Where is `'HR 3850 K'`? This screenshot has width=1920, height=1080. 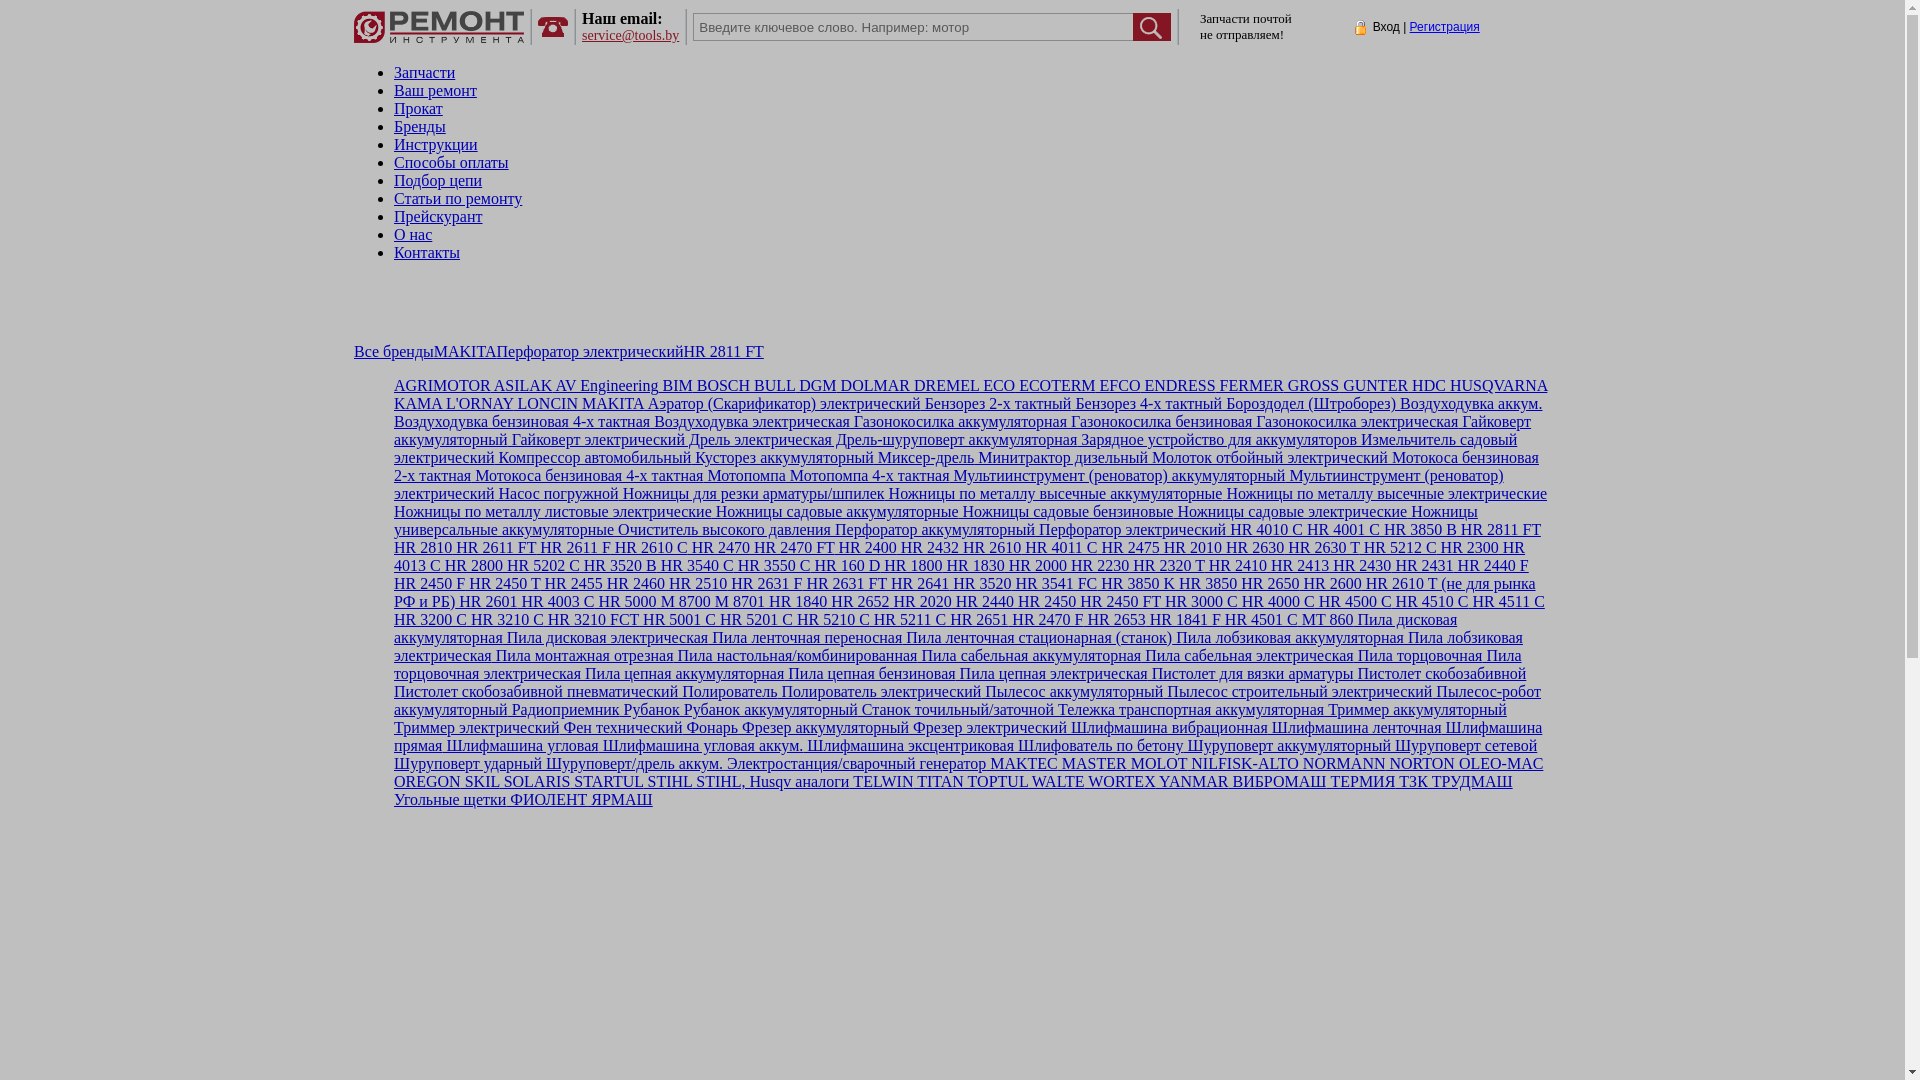
'HR 3850 K' is located at coordinates (1096, 583).